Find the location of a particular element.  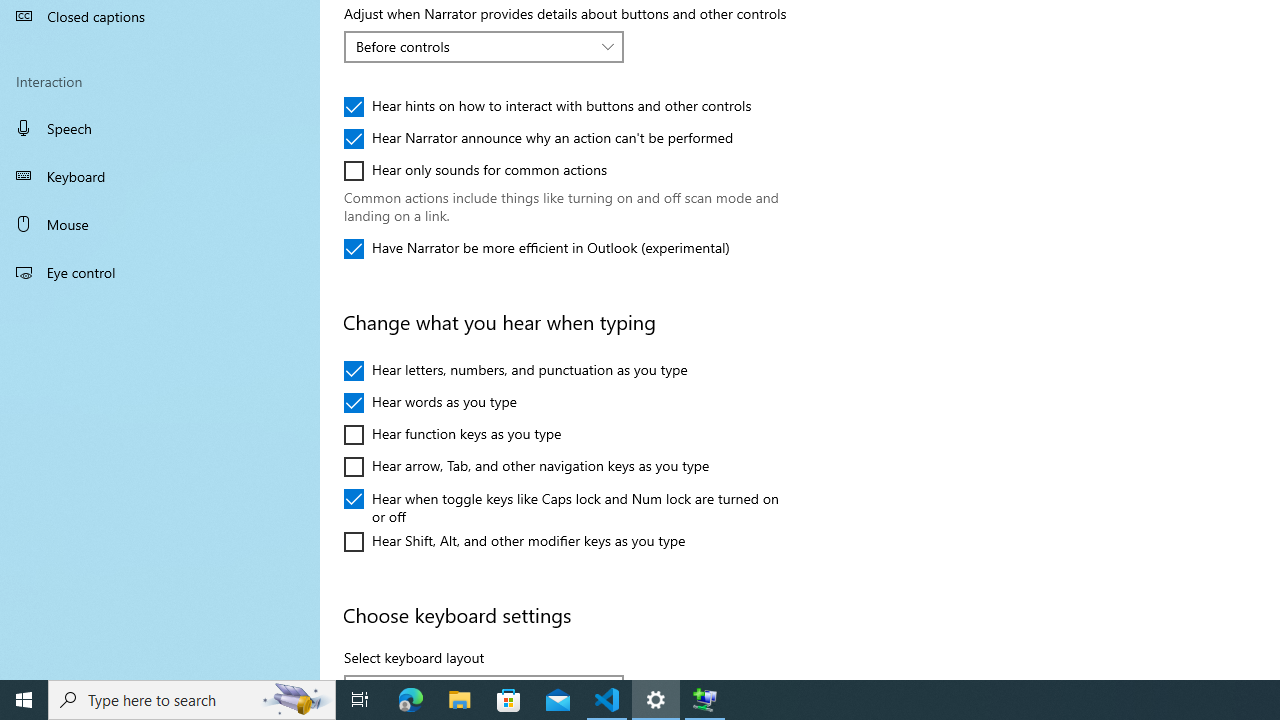

'Microsoft Edge' is located at coordinates (410, 698).